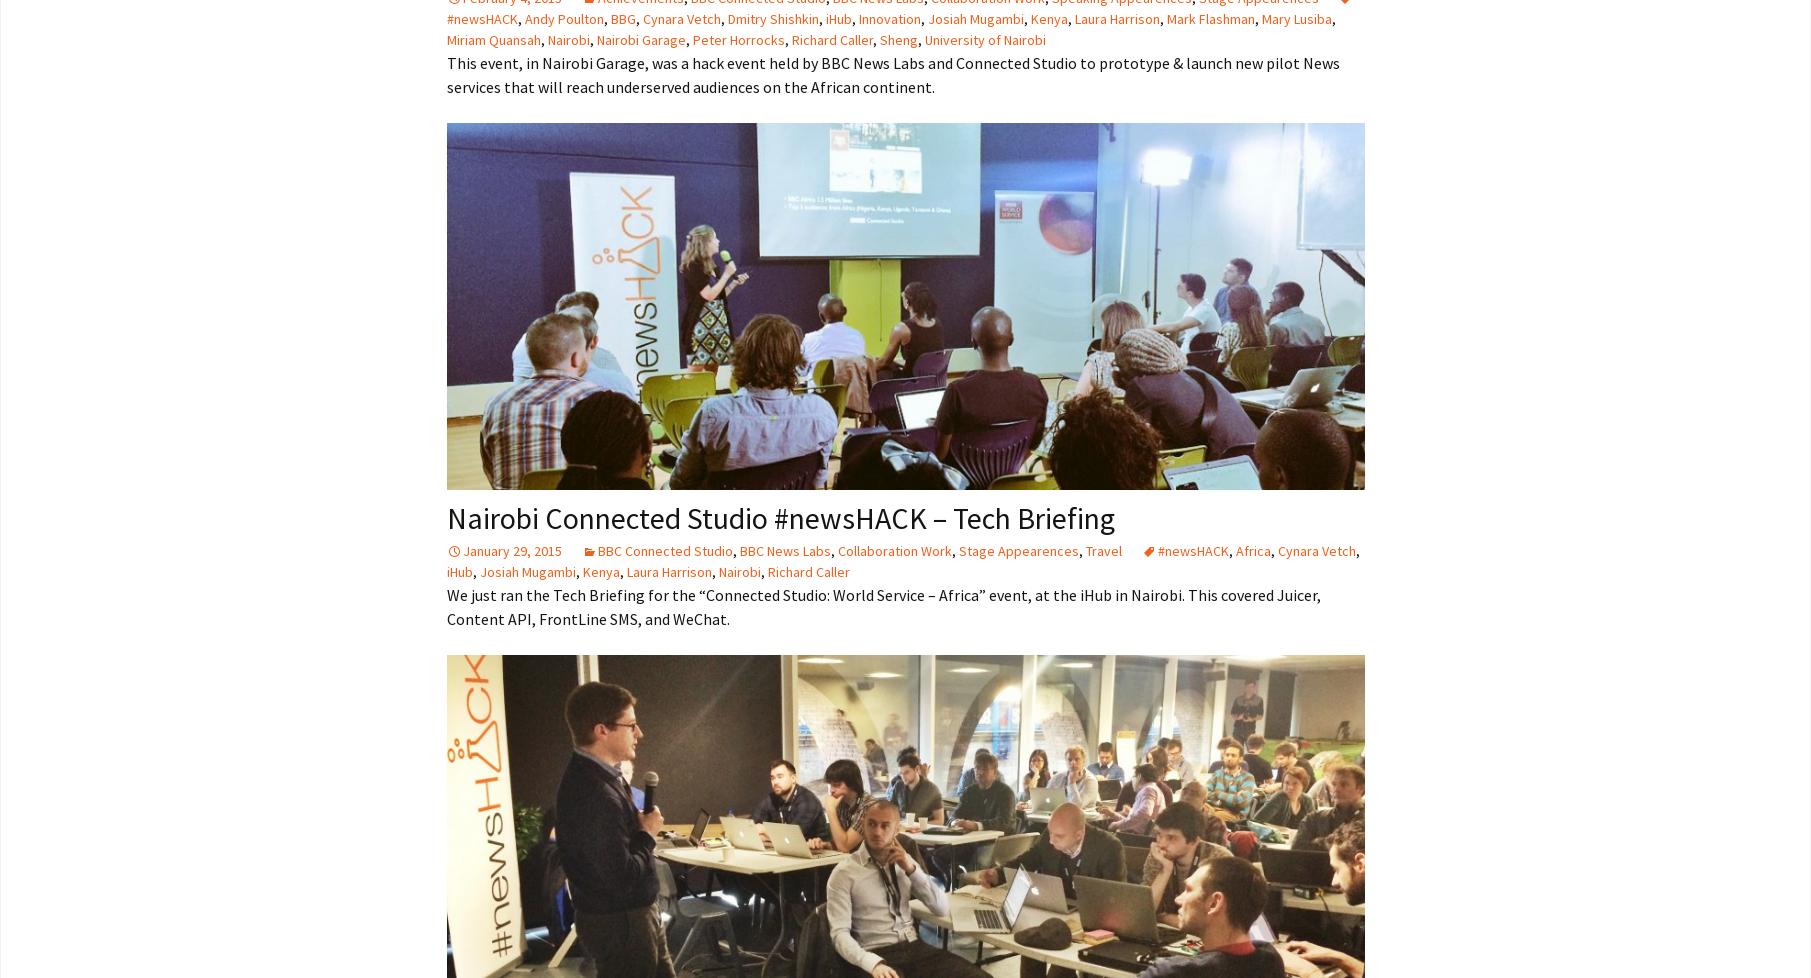 The image size is (1811, 978). I want to click on 'Nairobi Connected Studio #newsHACK – Tech Briefing', so click(778, 518).